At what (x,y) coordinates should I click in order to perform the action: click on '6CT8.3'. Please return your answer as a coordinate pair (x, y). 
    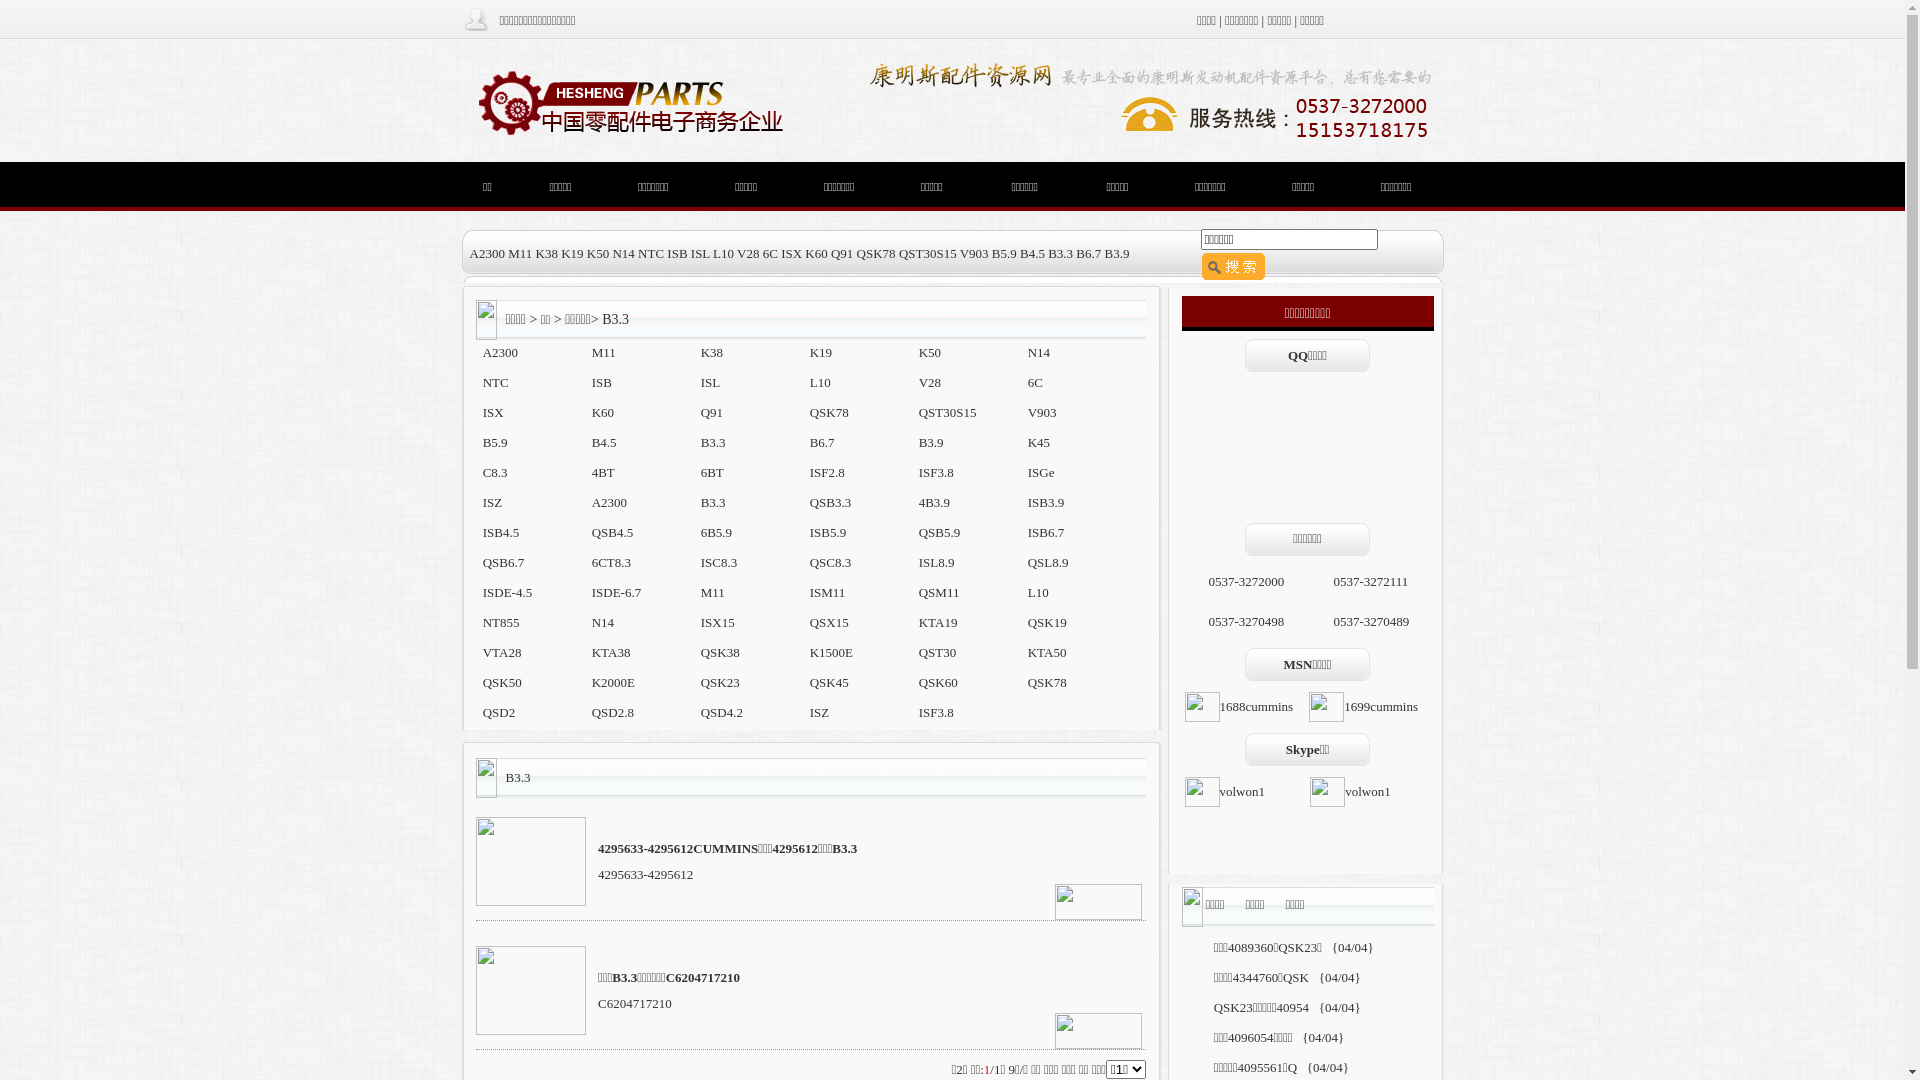
    Looking at the image, I should click on (610, 562).